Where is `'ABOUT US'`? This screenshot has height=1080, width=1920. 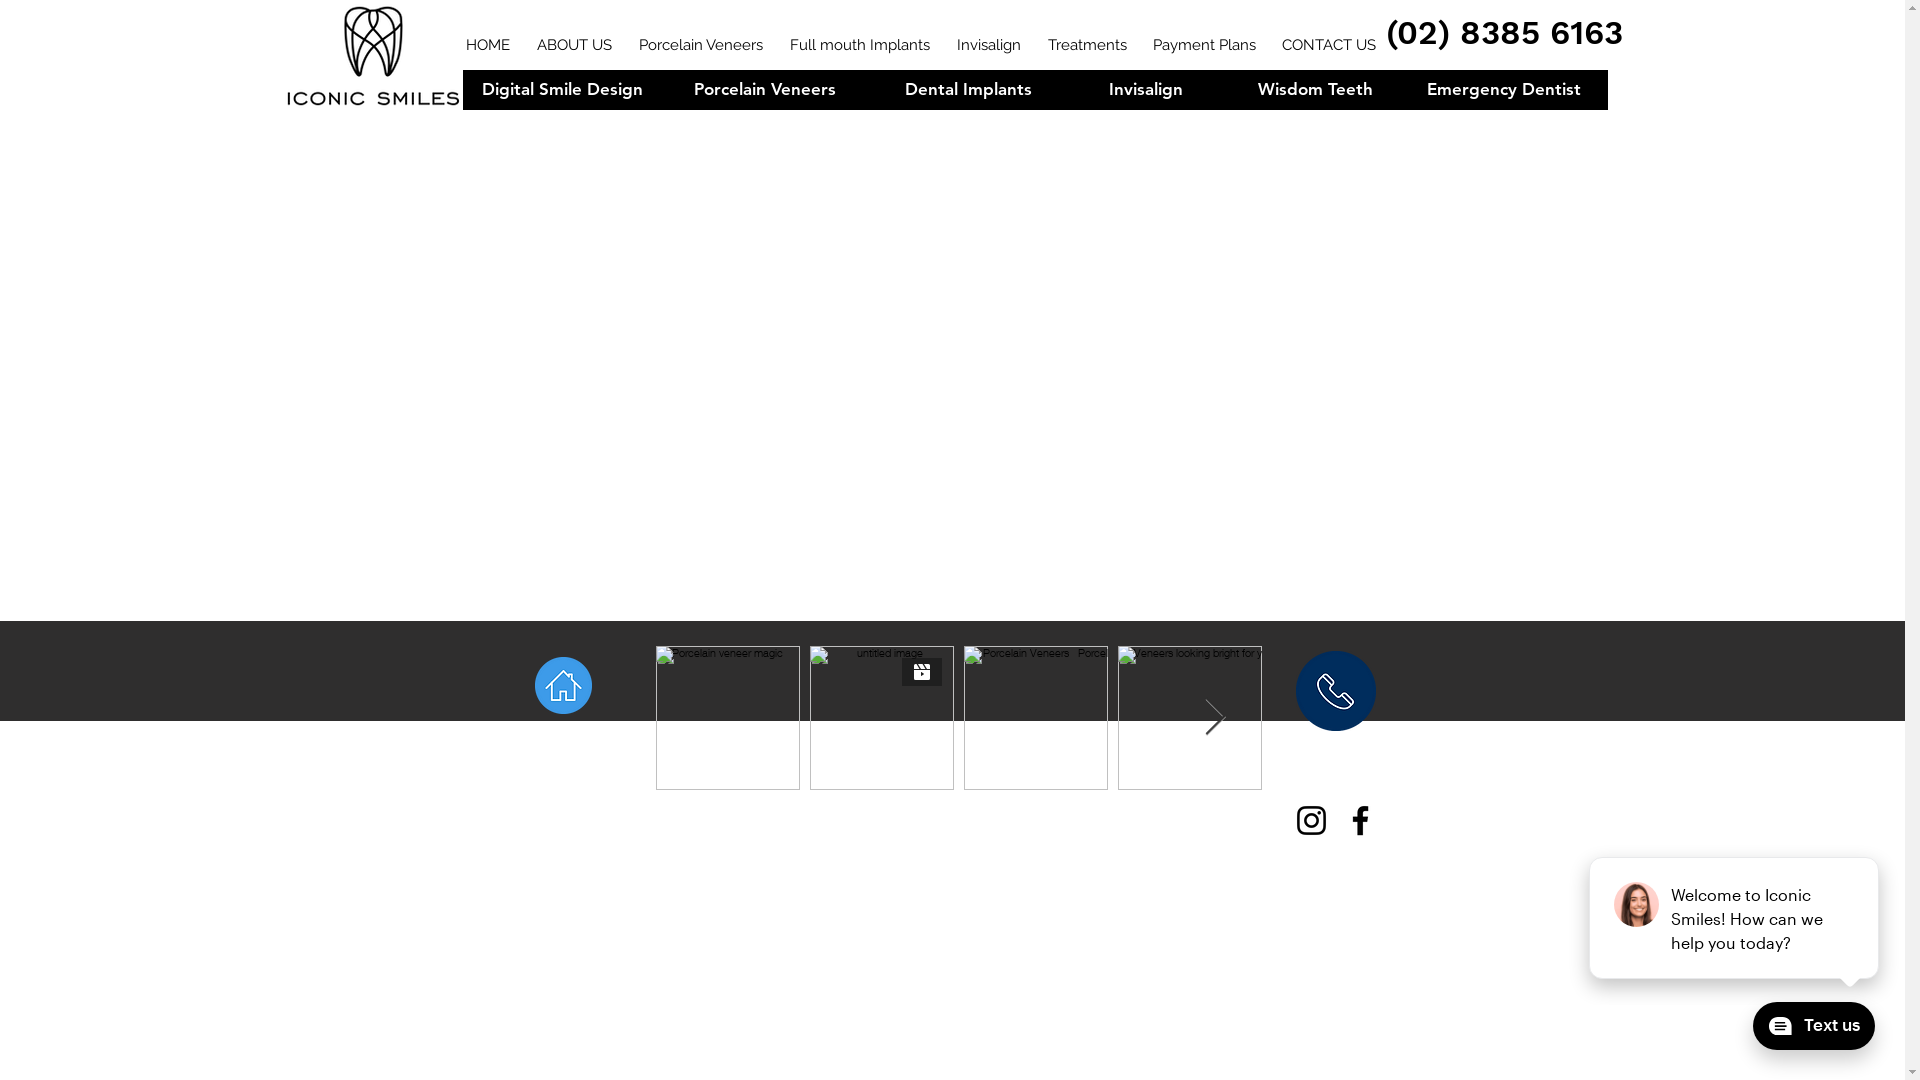 'ABOUT US' is located at coordinates (575, 88).